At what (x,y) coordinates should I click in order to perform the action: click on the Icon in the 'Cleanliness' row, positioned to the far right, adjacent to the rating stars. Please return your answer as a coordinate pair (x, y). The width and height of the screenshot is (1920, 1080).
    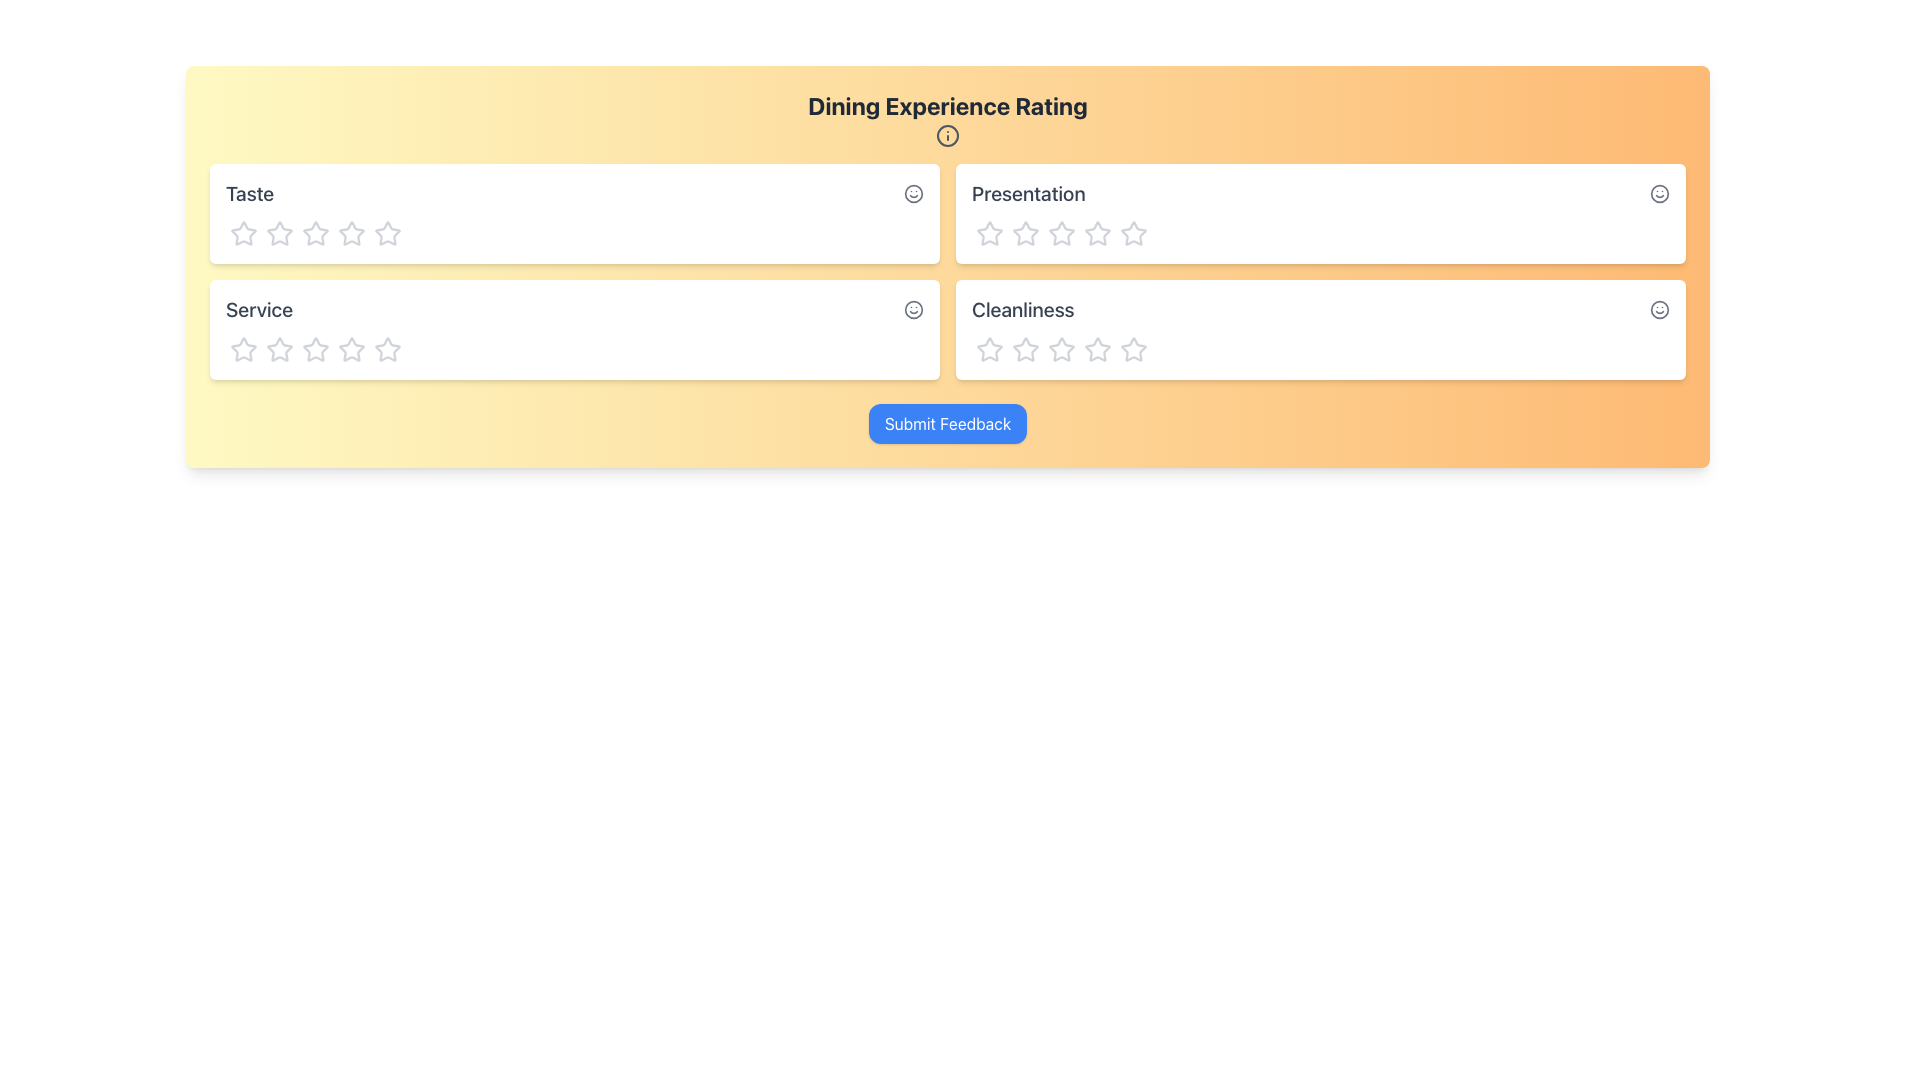
    Looking at the image, I should click on (1660, 308).